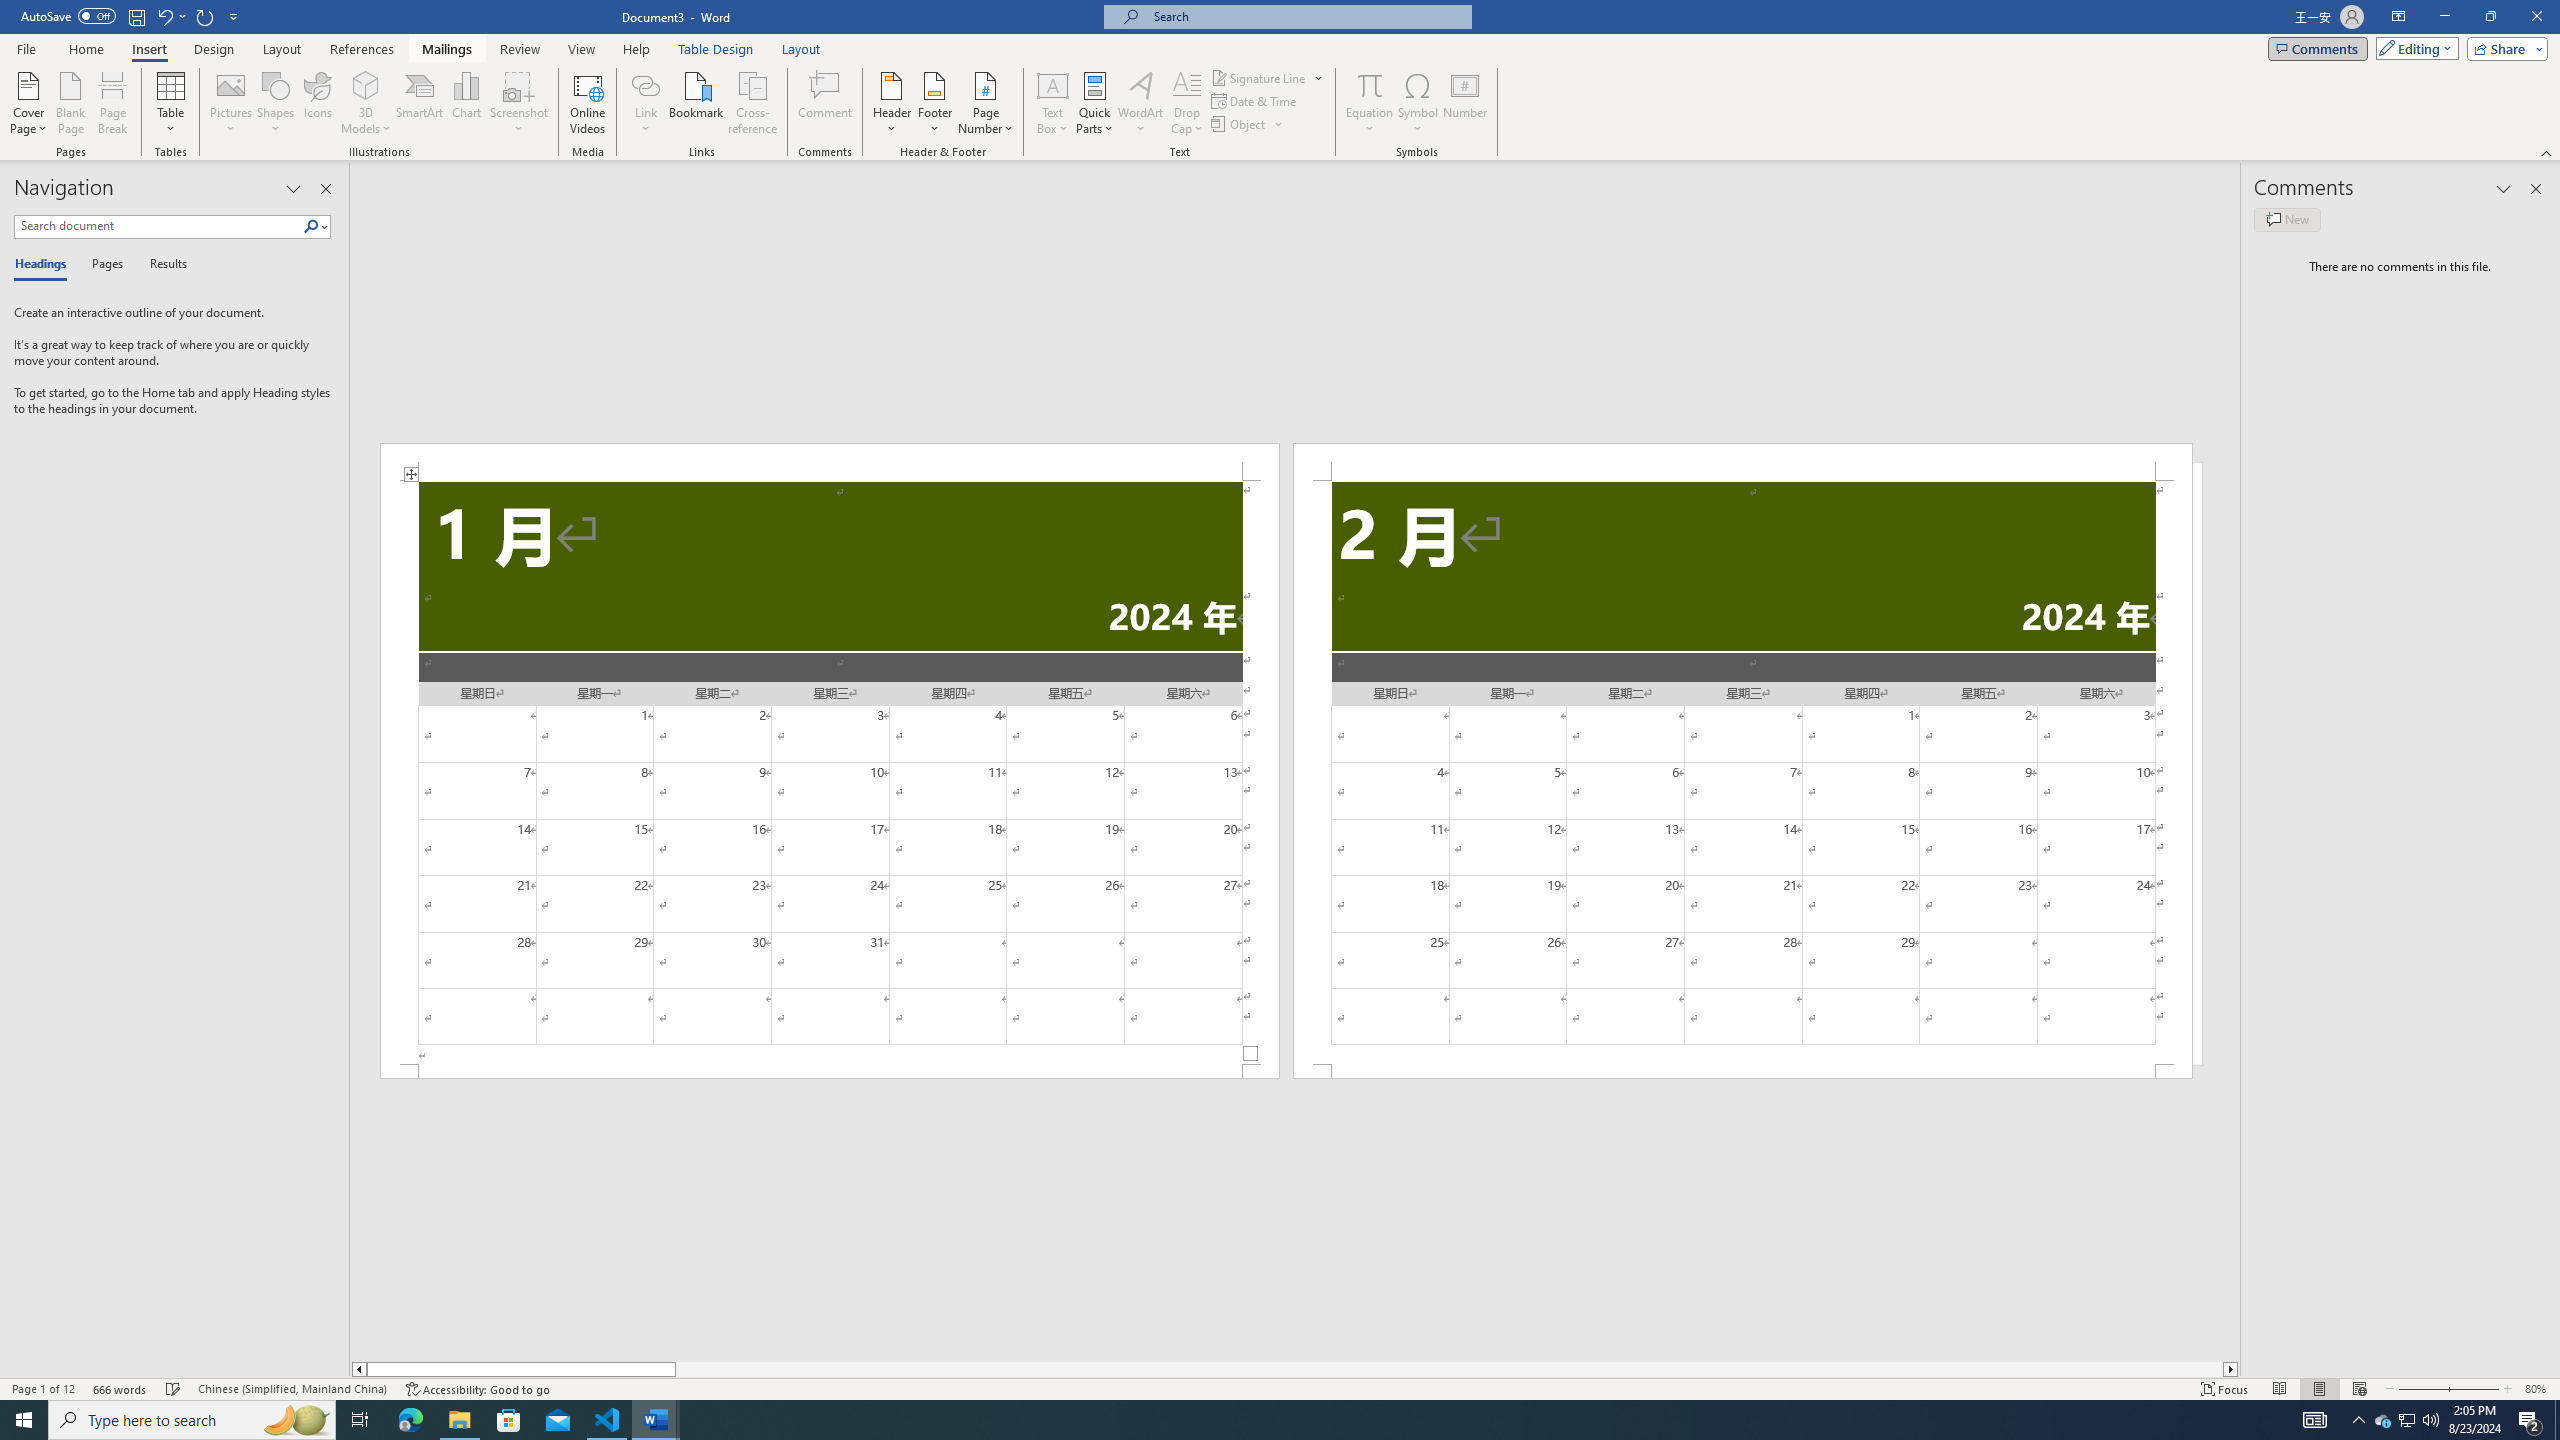 The image size is (2560, 1440). Describe the element at coordinates (1464, 103) in the screenshot. I see `'Number...'` at that location.